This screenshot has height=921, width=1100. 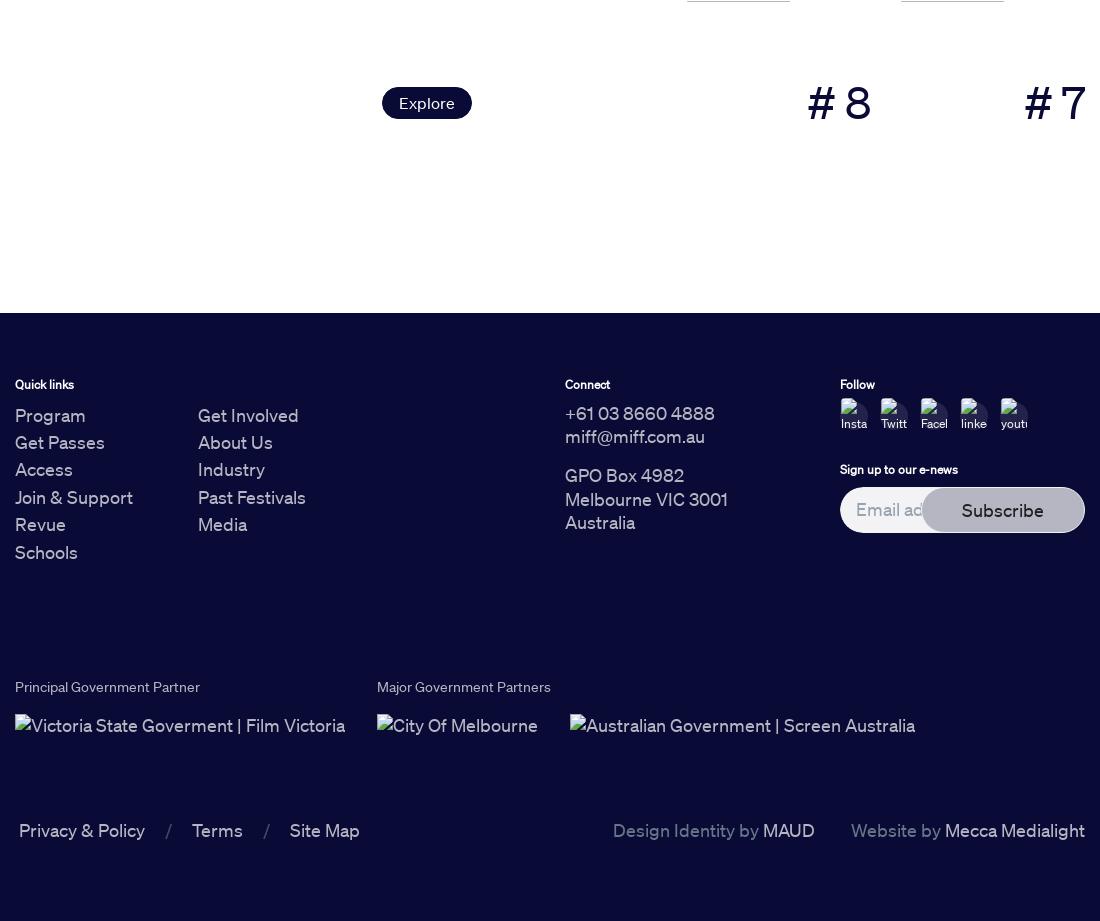 I want to click on 'Explore', so click(x=425, y=101).